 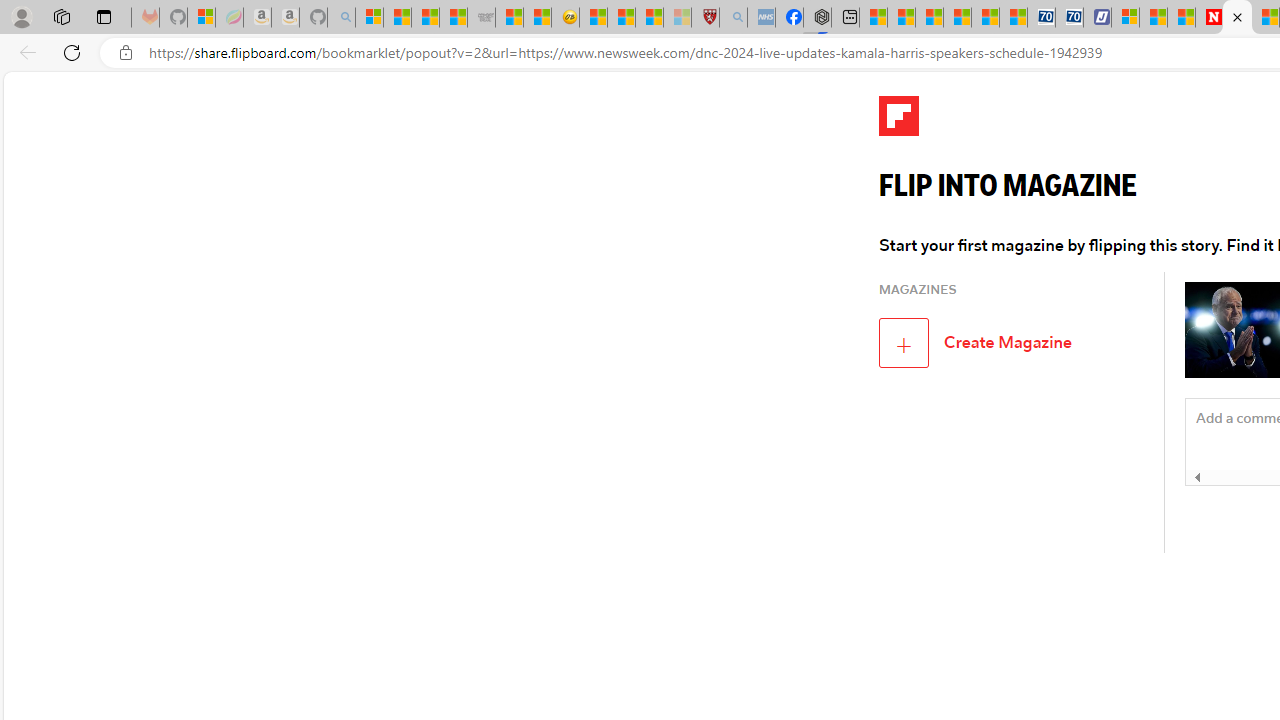 I want to click on 'Microsoft account | Privacy', so click(x=1125, y=17).